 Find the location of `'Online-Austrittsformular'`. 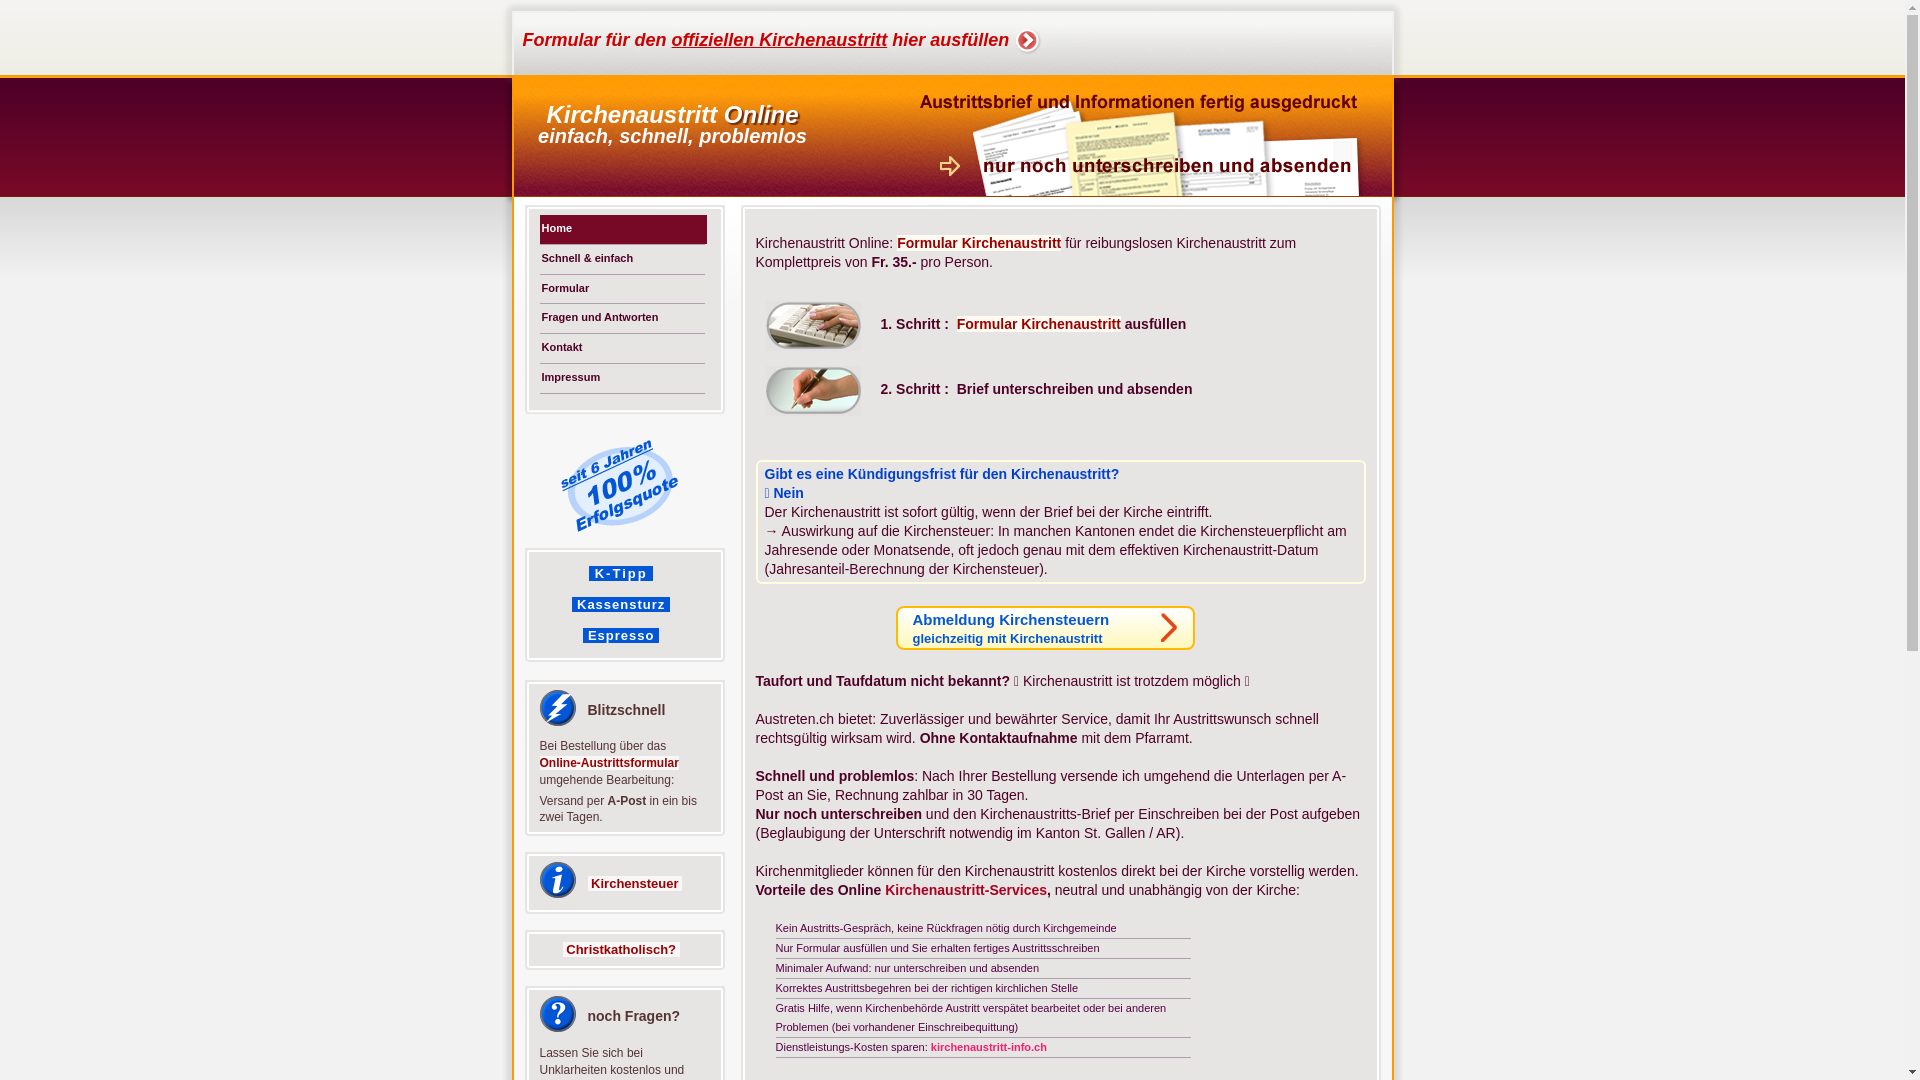

'Online-Austrittsformular' is located at coordinates (539, 763).